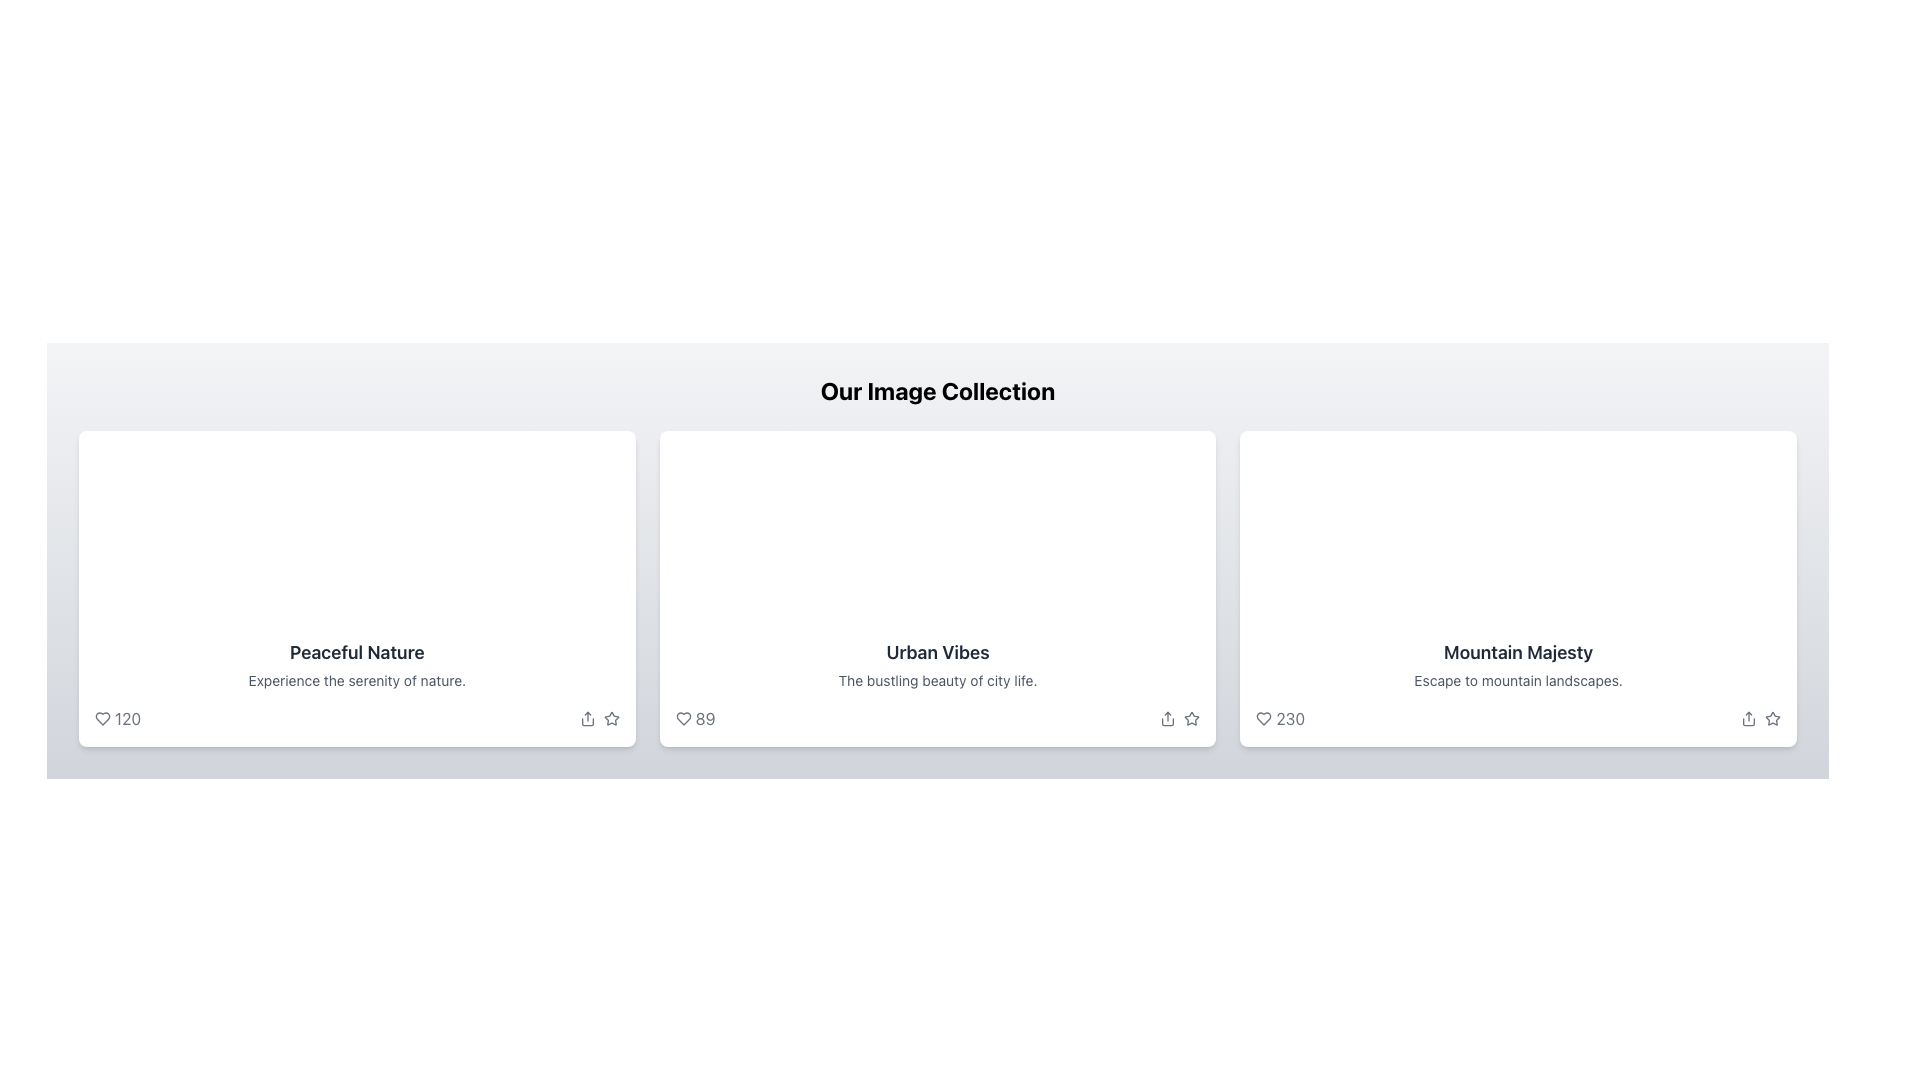  What do you see at coordinates (598, 717) in the screenshot?
I see `the share icon located at the bottom-right corner of the 'Peaceful Nature' card, which is part of a group of interactive icons for sharing and marking content as a favorite` at bounding box center [598, 717].